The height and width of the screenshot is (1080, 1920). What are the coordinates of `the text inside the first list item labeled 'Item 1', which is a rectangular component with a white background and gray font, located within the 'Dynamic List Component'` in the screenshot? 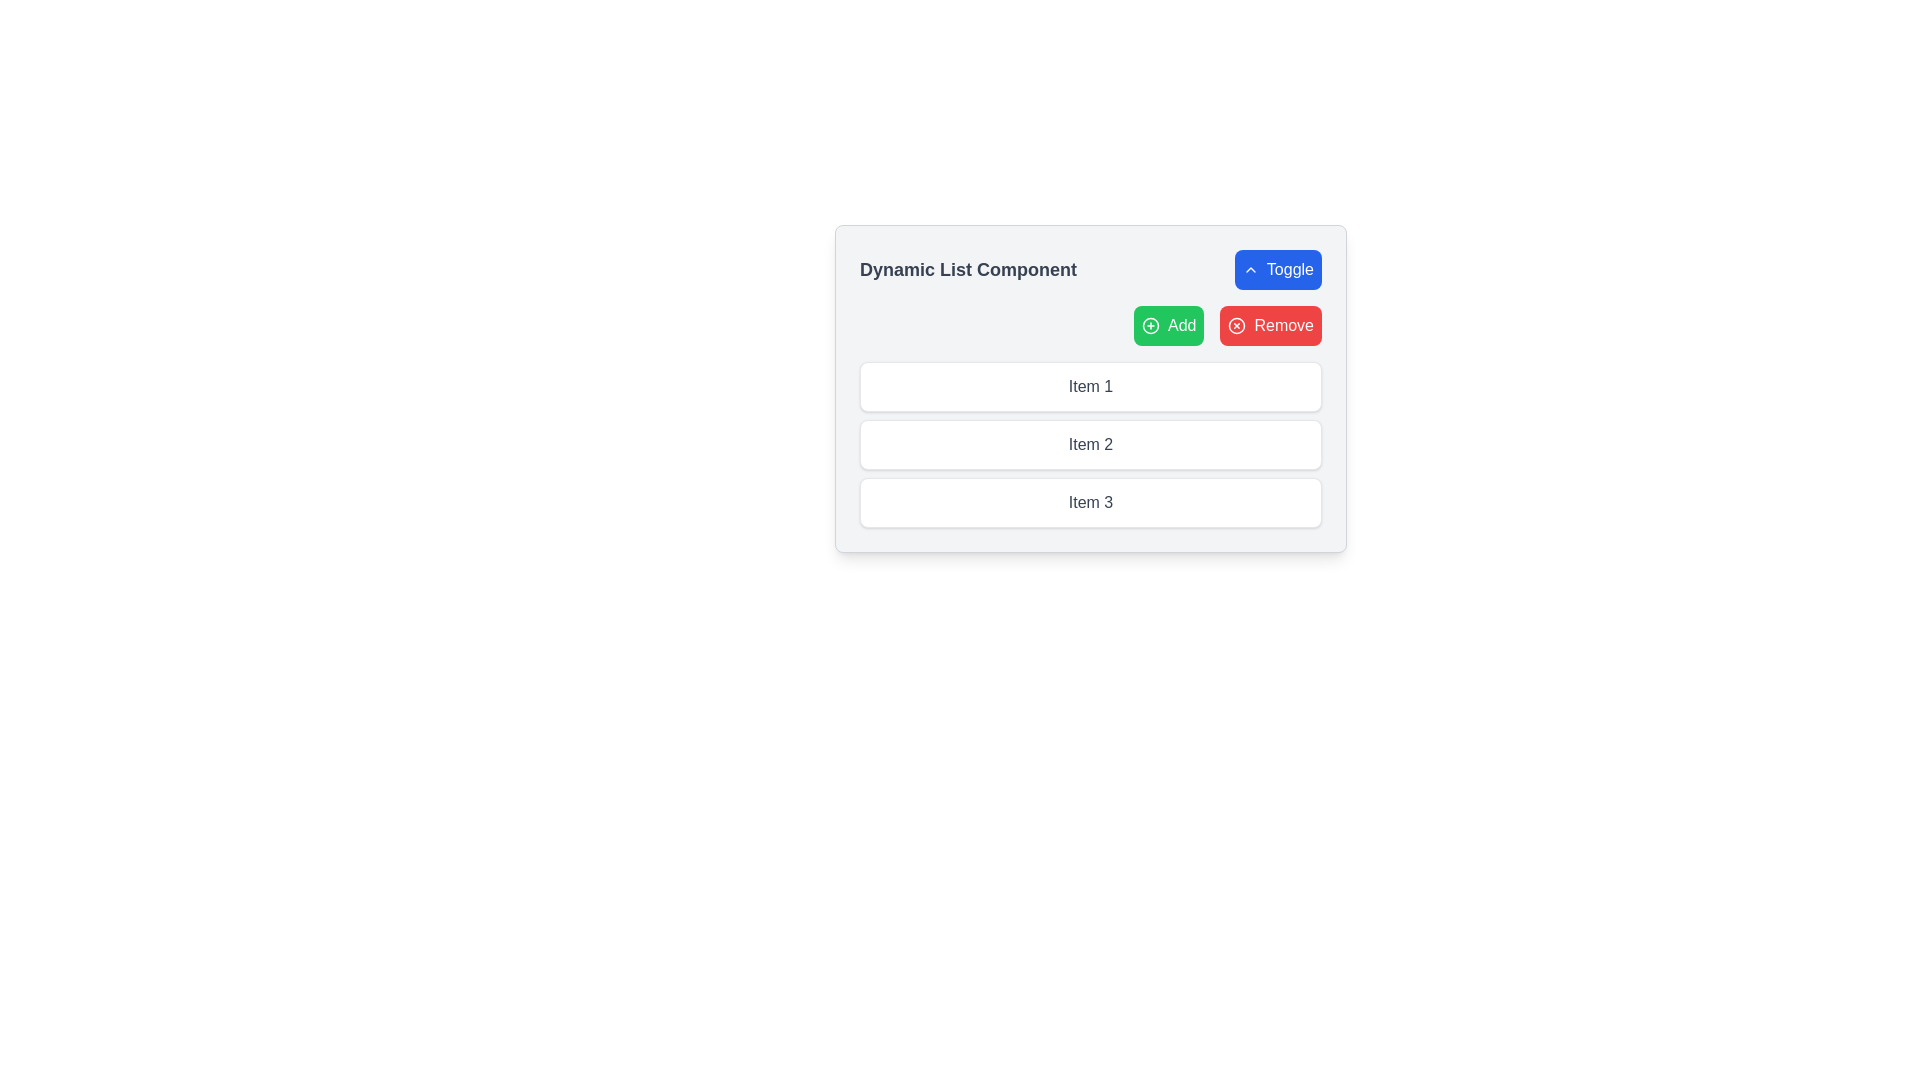 It's located at (1089, 386).